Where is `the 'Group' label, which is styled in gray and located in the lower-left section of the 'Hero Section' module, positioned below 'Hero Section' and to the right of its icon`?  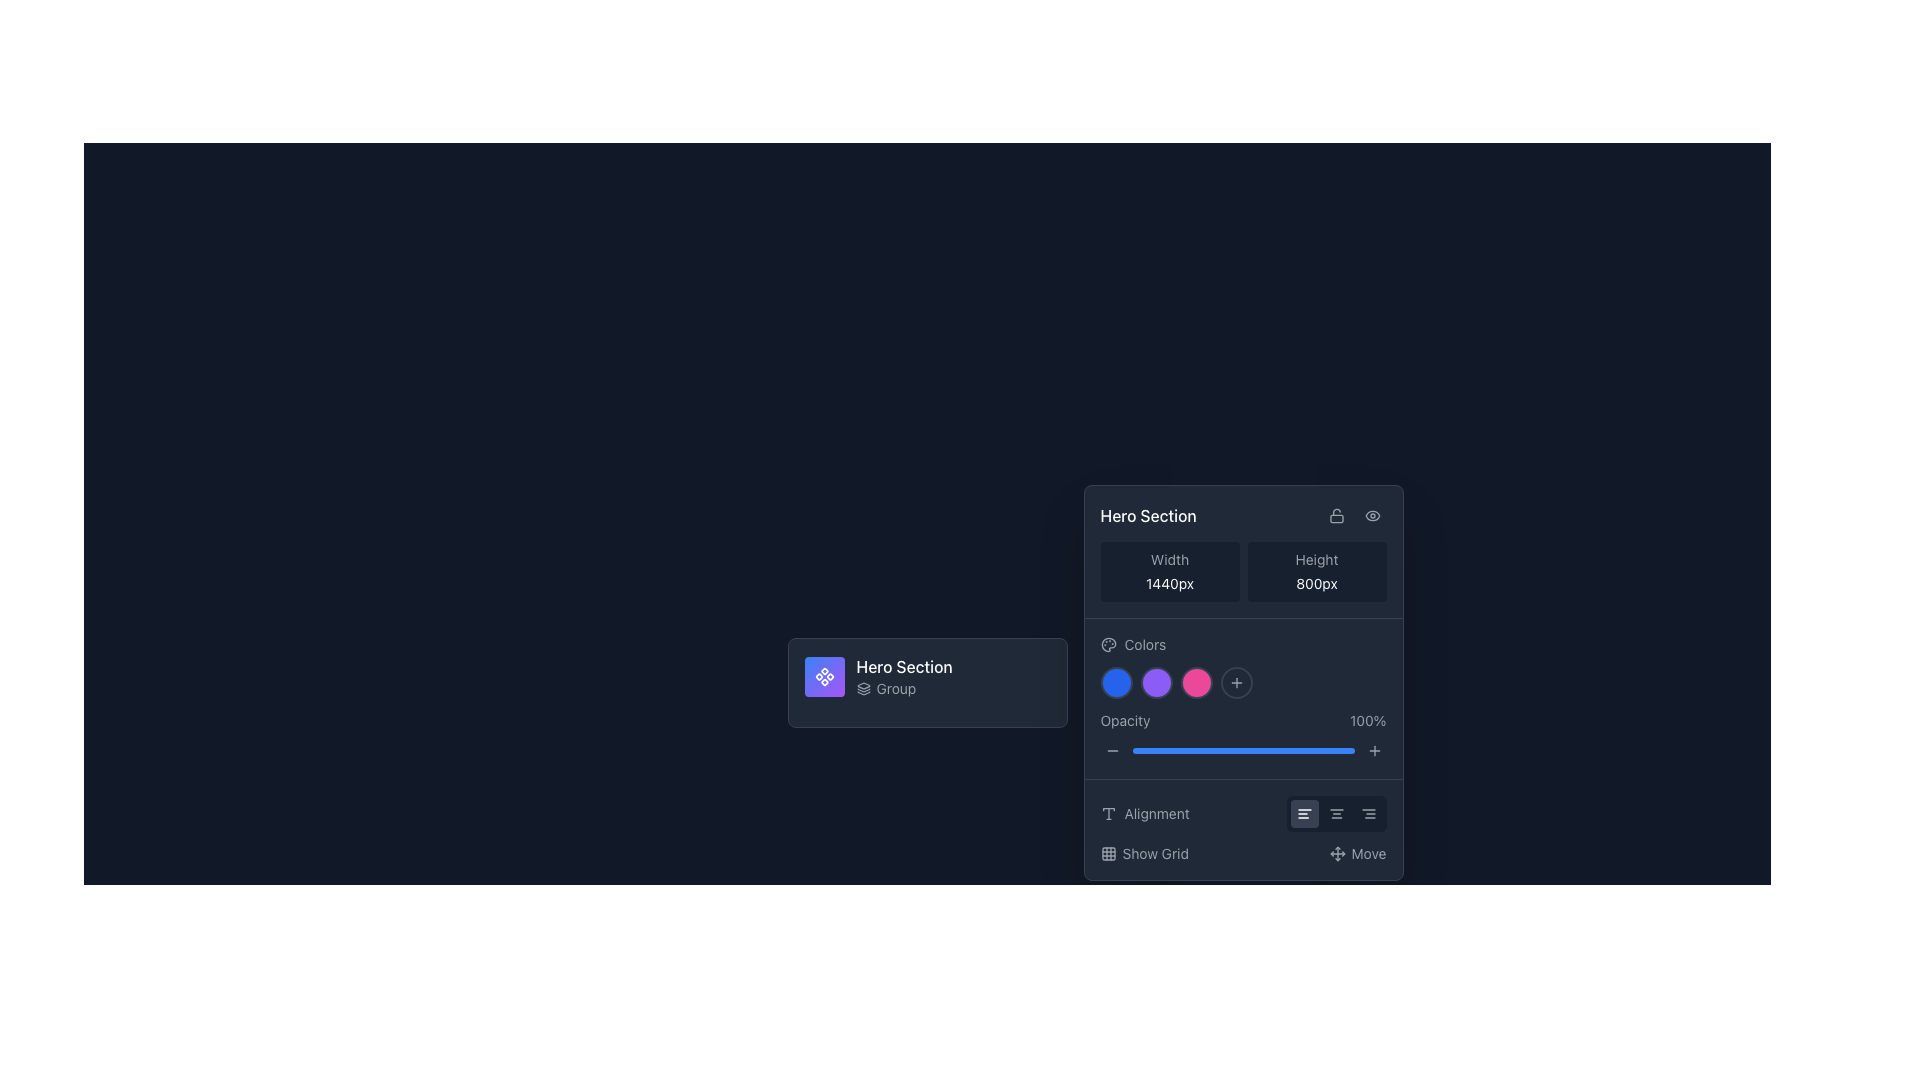
the 'Group' label, which is styled in gray and located in the lower-left section of the 'Hero Section' module, positioned below 'Hero Section' and to the right of its icon is located at coordinates (903, 688).